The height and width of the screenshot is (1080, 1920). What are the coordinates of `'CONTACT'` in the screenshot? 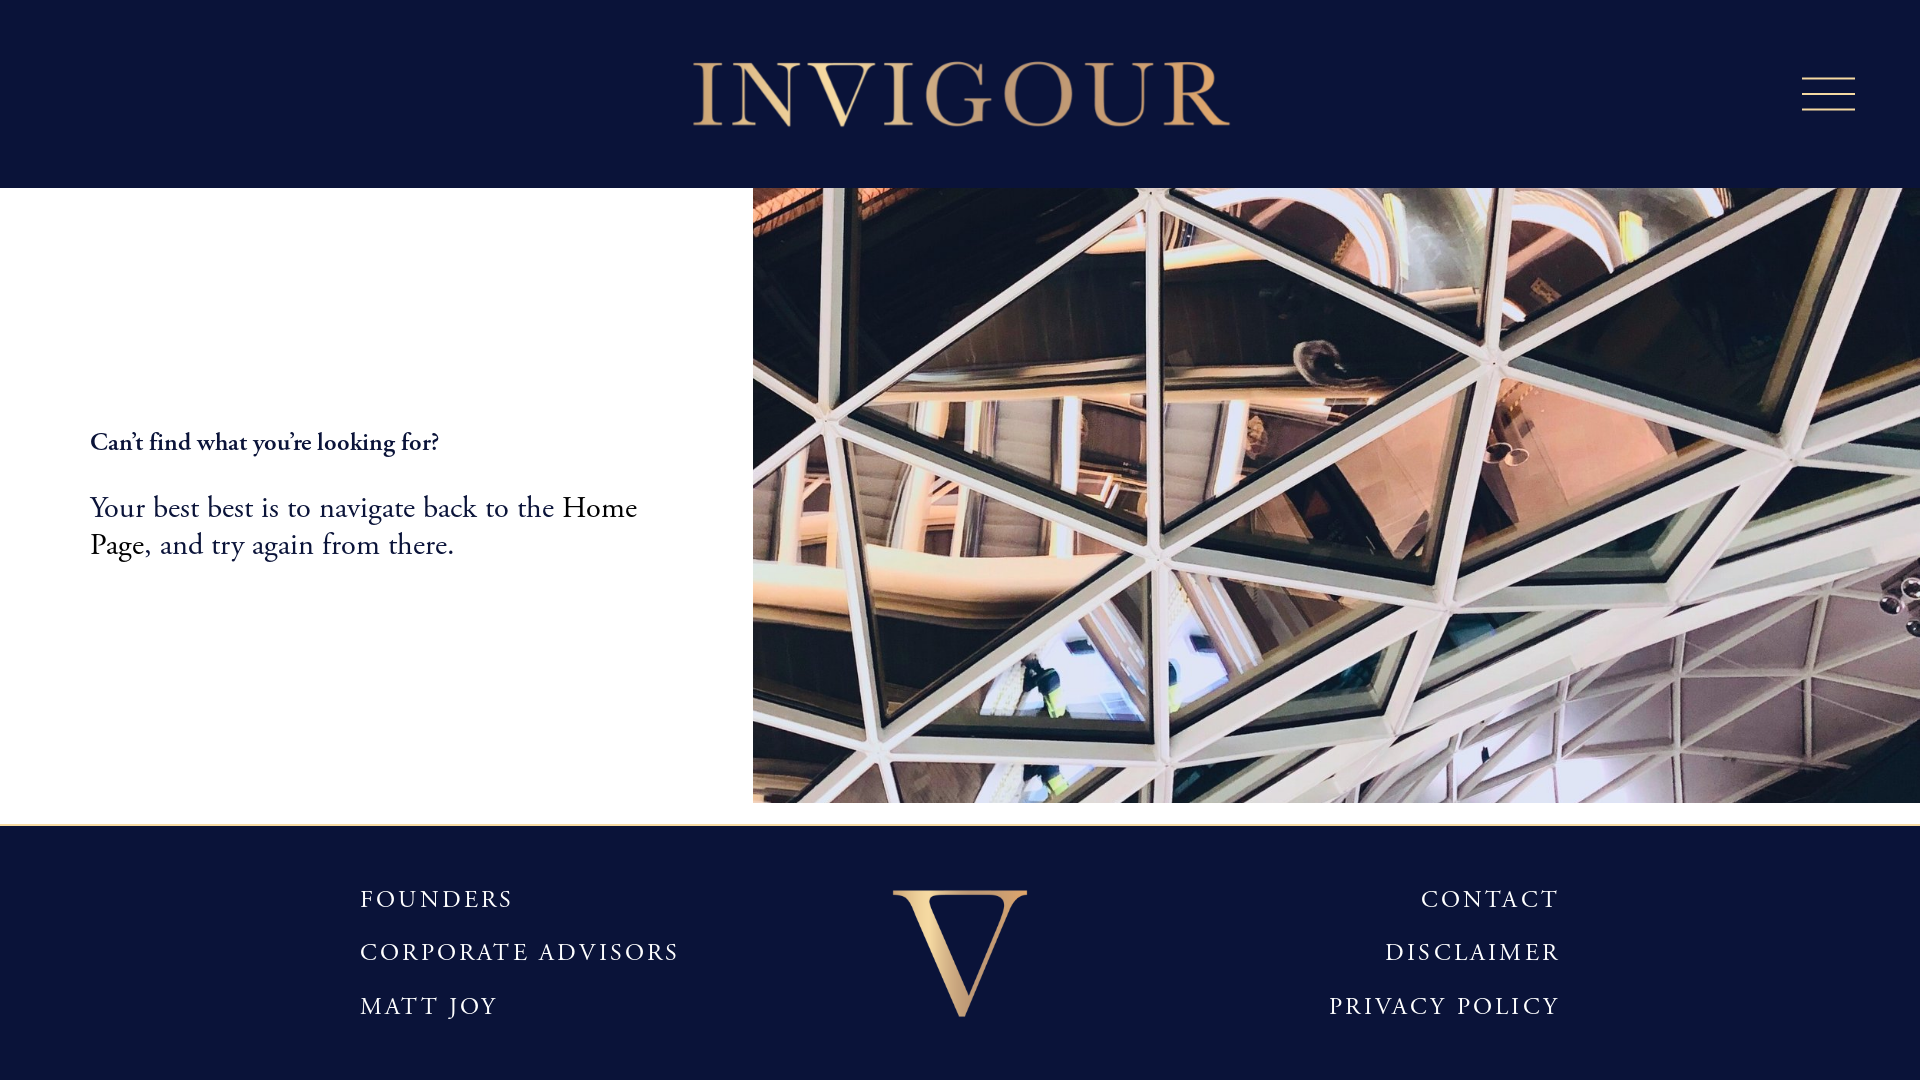 It's located at (1490, 898).